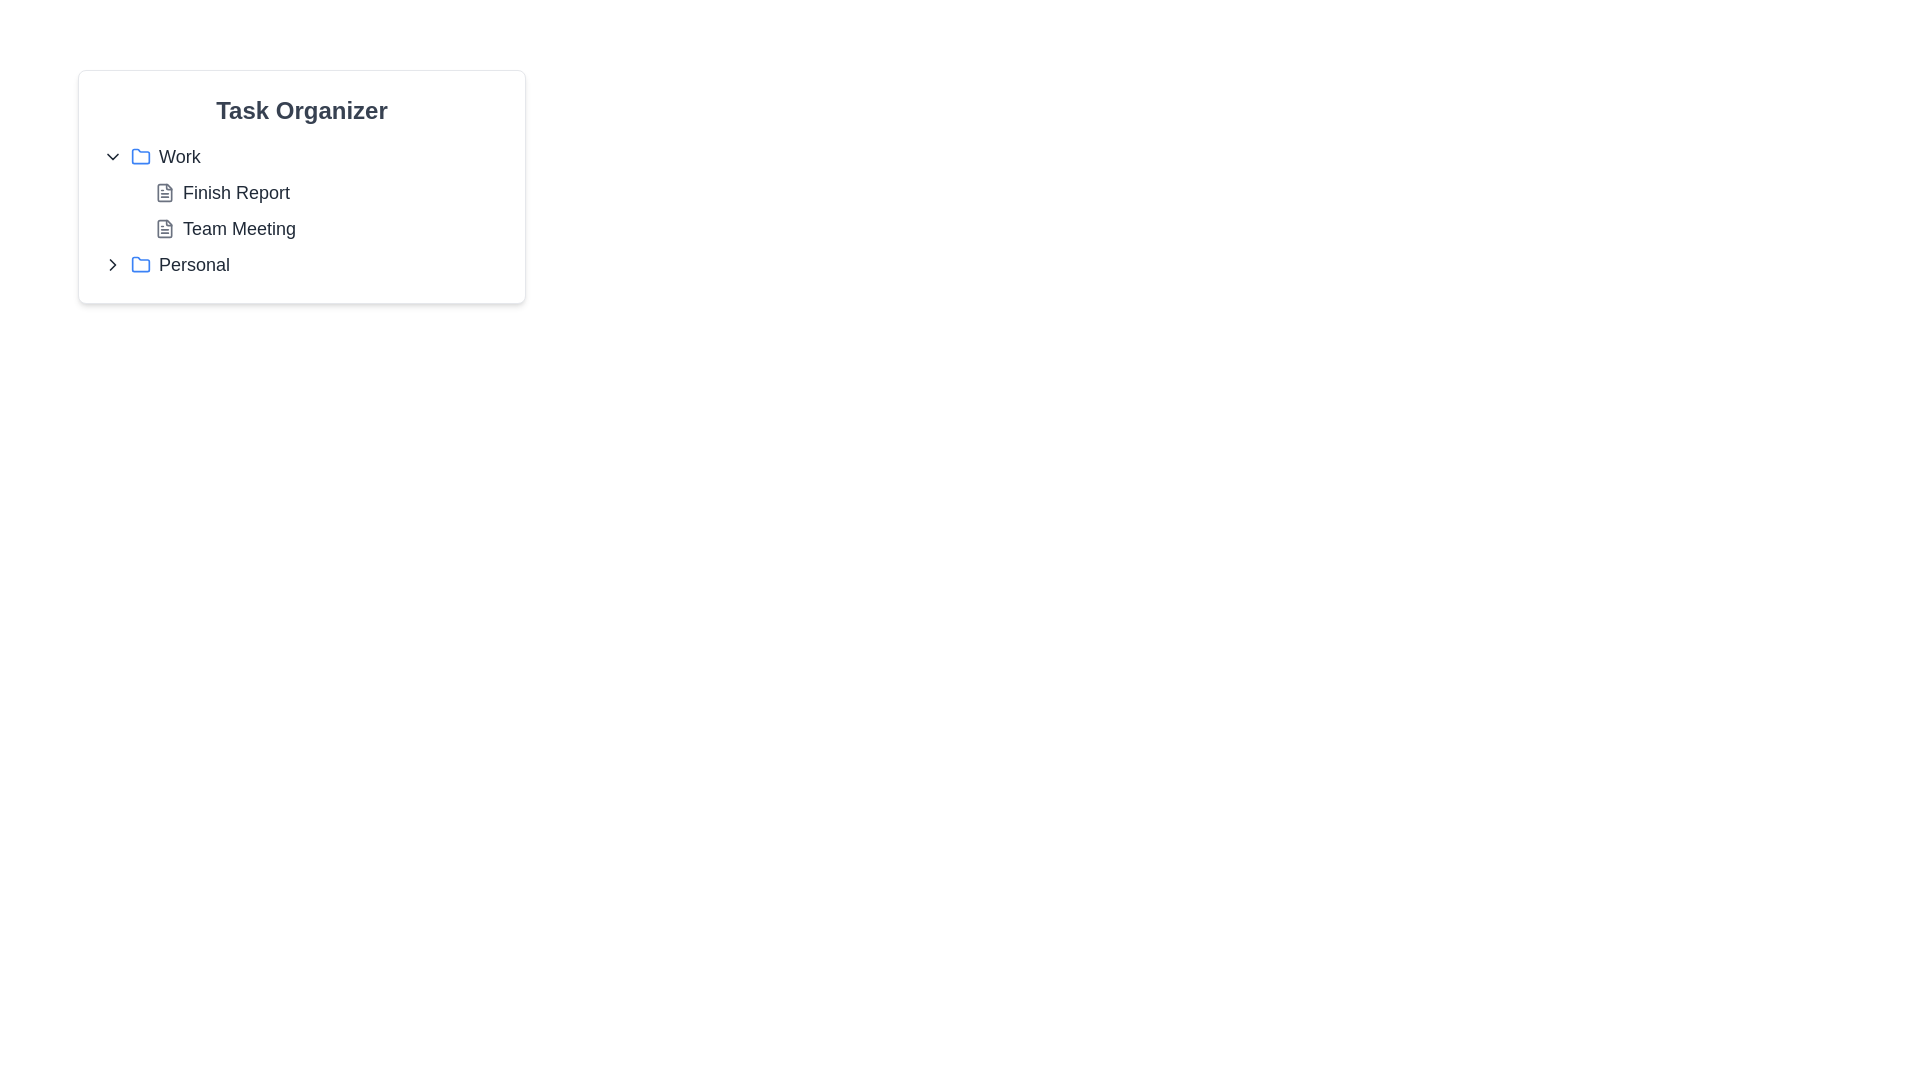 This screenshot has height=1080, width=1920. What do you see at coordinates (301, 111) in the screenshot?
I see `text displayed as 'Task Organizer' in large, bold, dark gray font, located at the top of the interface, centered horizontally above other items` at bounding box center [301, 111].